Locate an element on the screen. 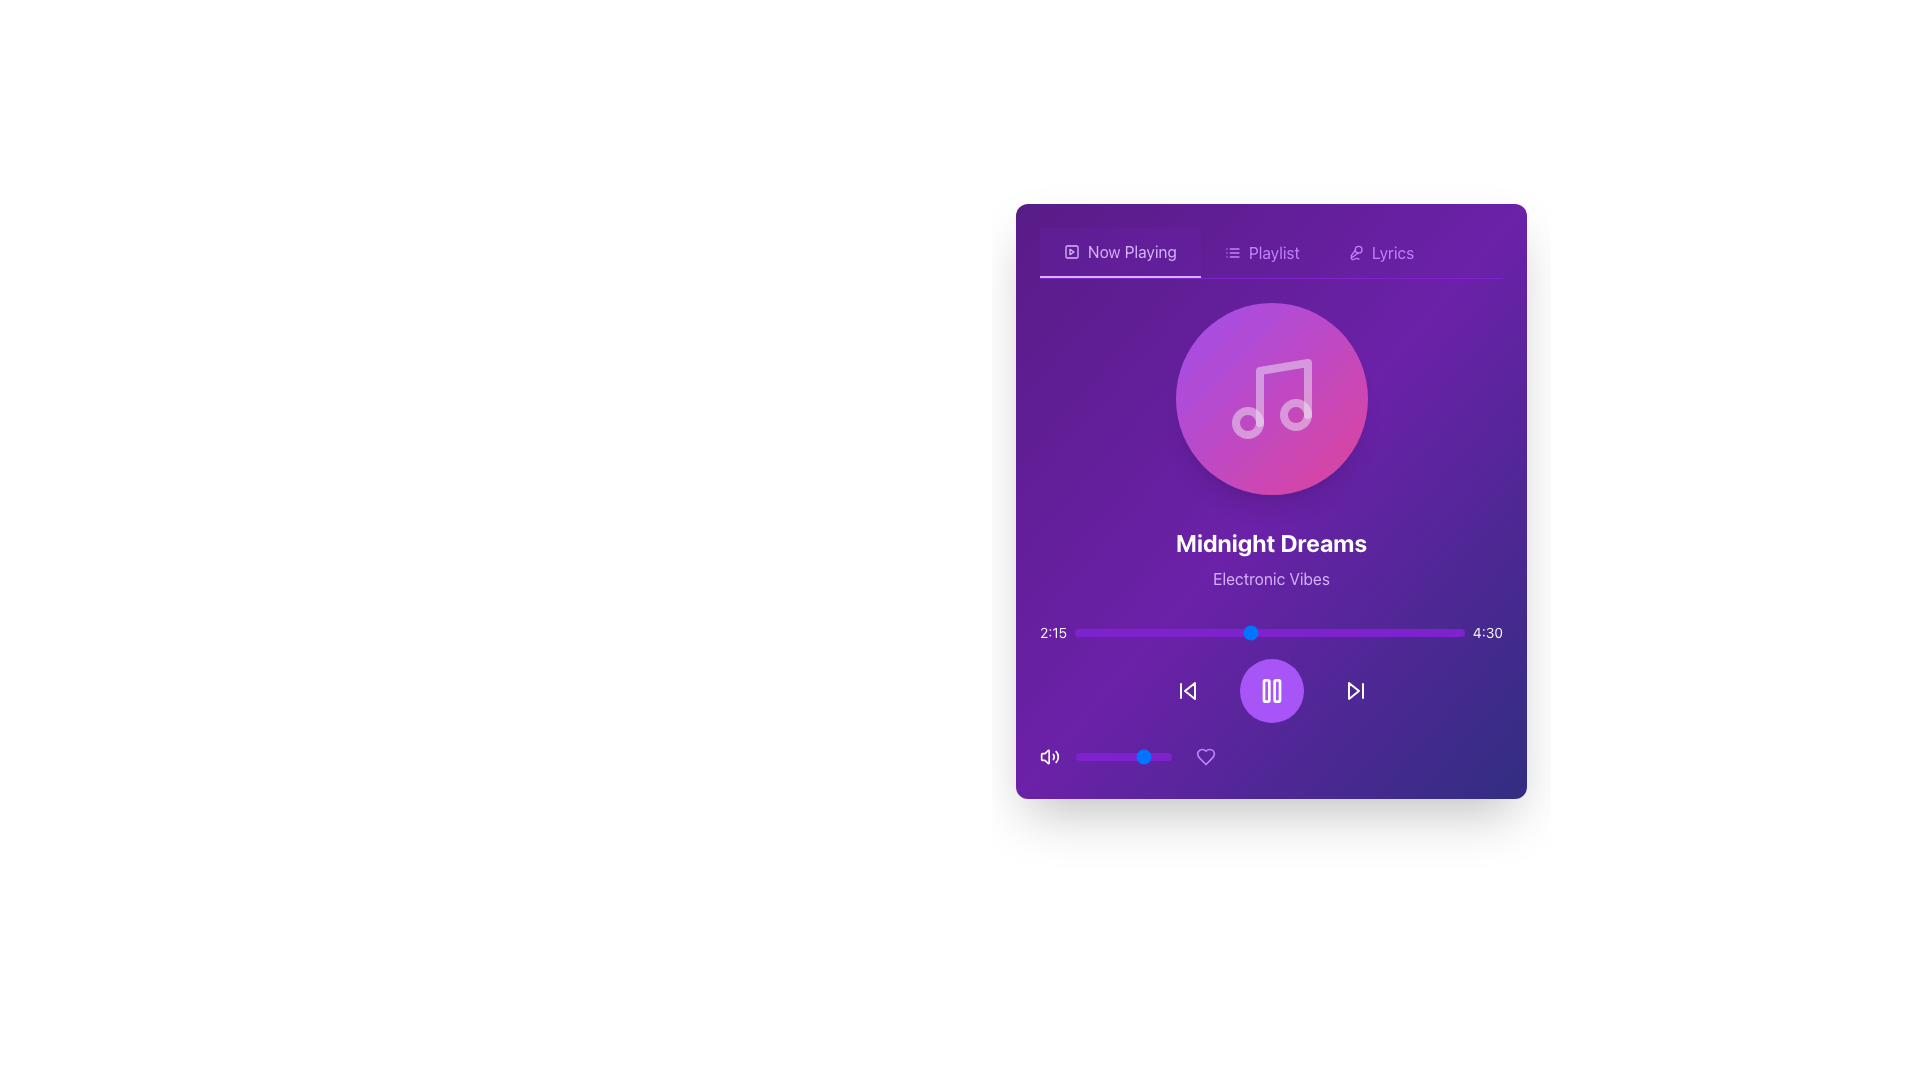 The width and height of the screenshot is (1920, 1080). progress is located at coordinates (1206, 632).